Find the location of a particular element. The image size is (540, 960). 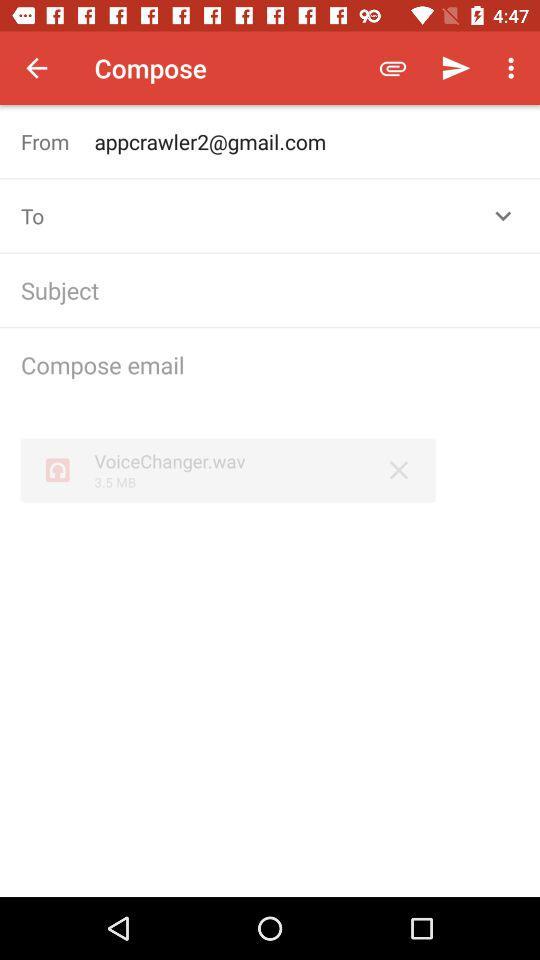

the send icon is located at coordinates (456, 68).